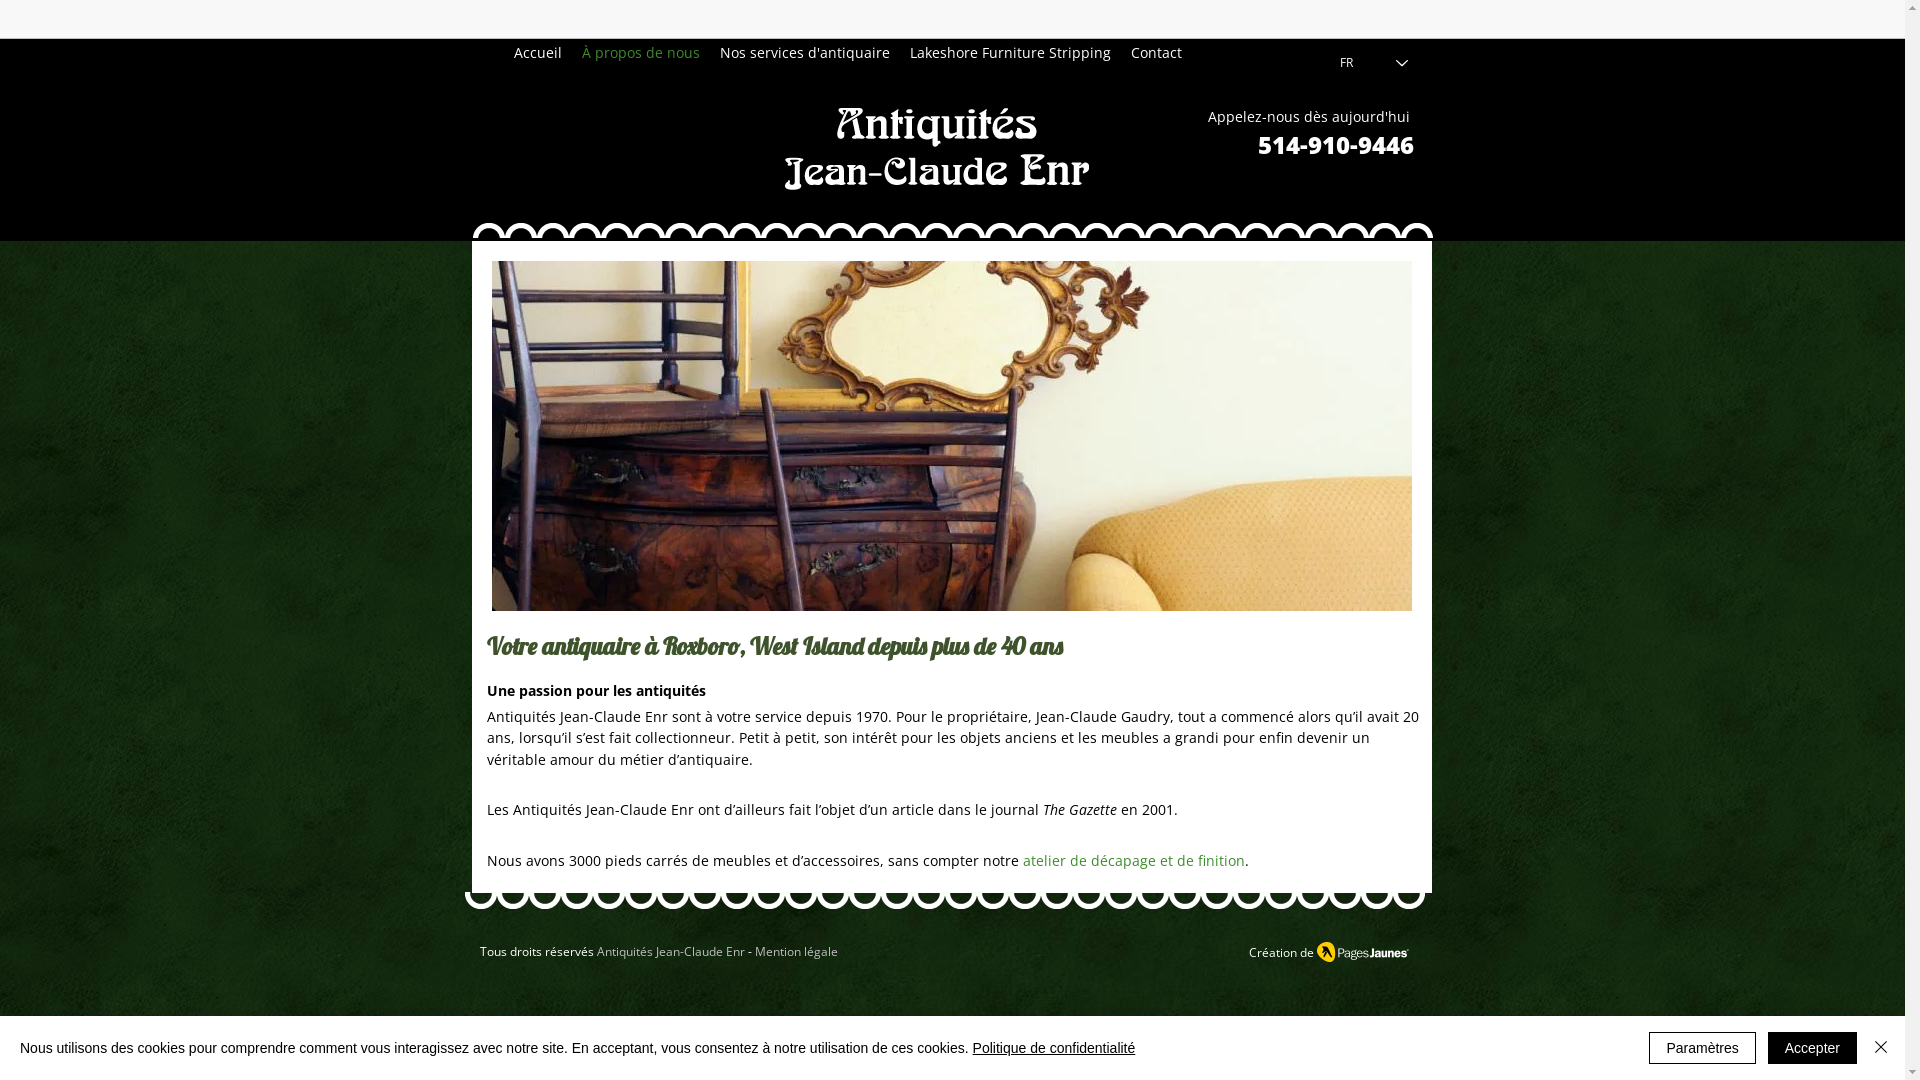  I want to click on 'Accueil', so click(537, 52).